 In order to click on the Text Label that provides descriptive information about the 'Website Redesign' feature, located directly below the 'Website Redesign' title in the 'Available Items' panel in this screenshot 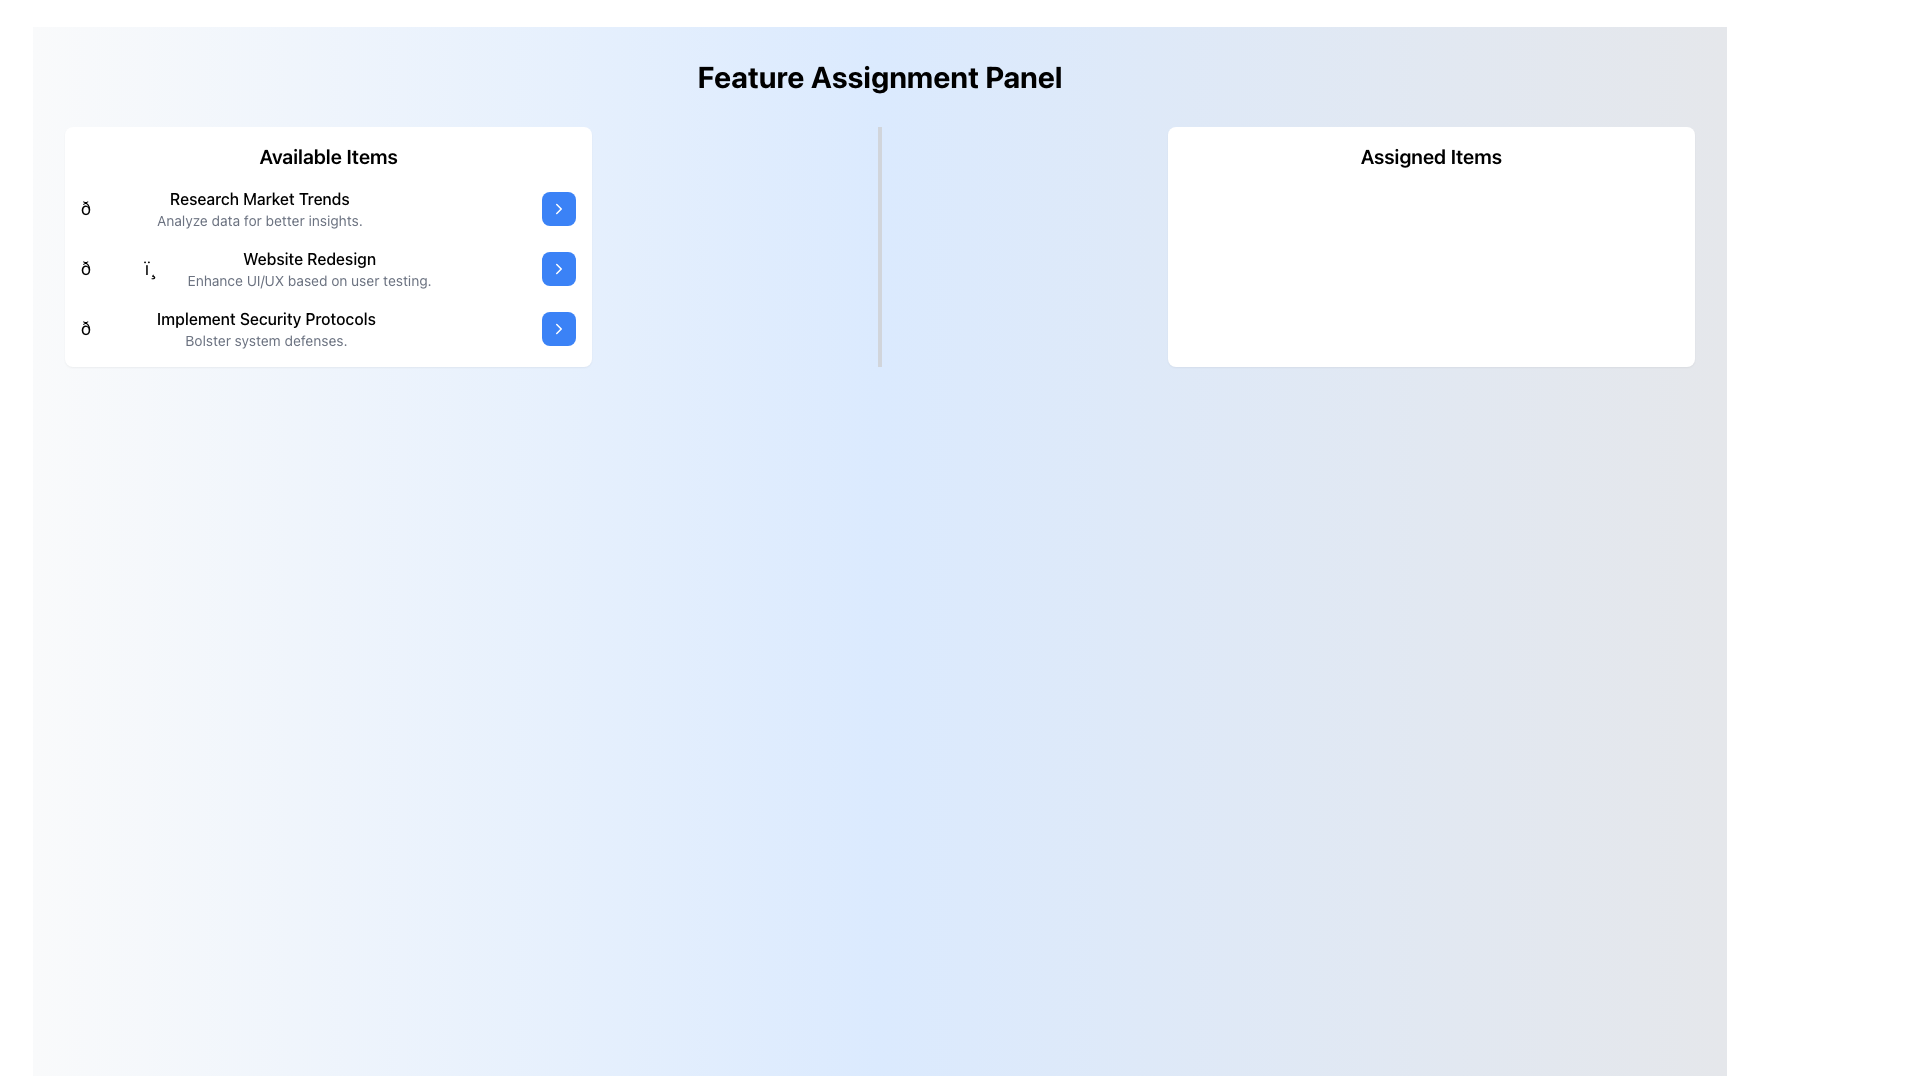, I will do `click(308, 281)`.